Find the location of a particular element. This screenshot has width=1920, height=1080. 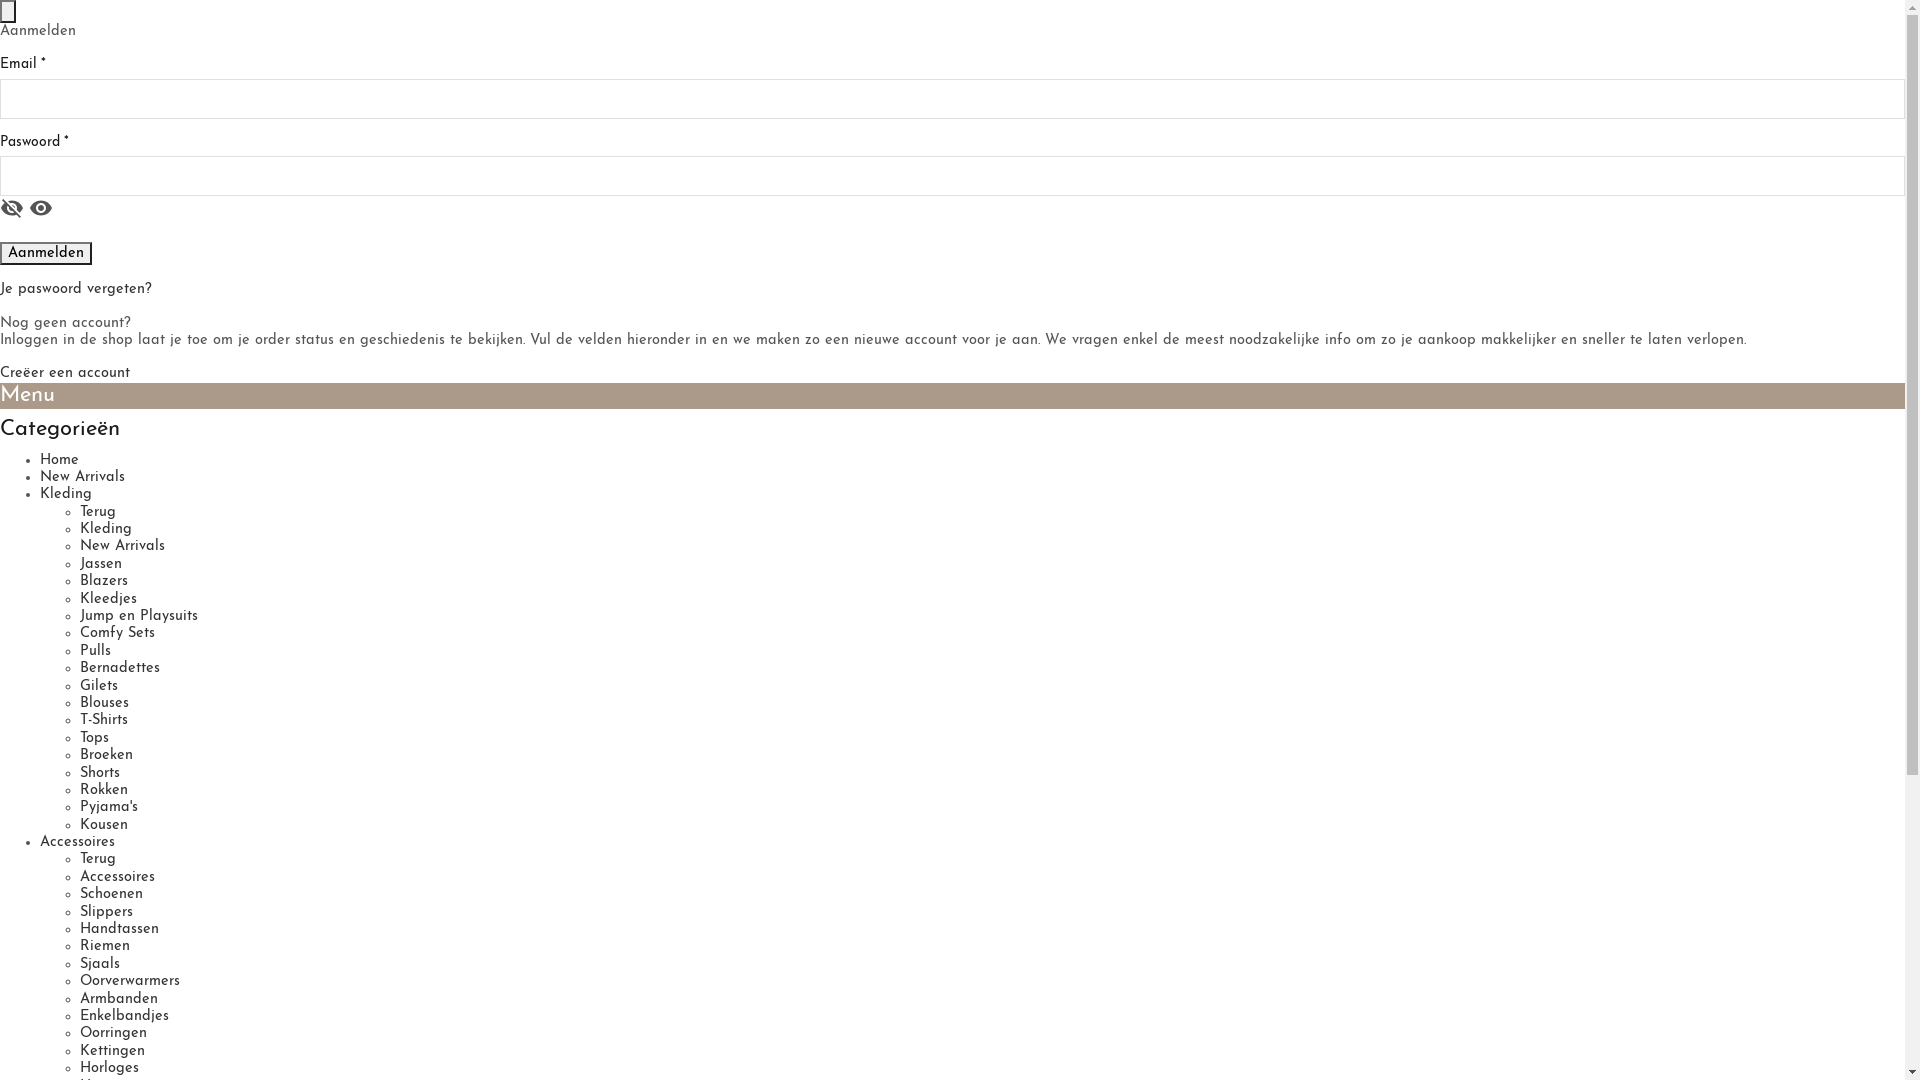

'Horloges' is located at coordinates (108, 1067).